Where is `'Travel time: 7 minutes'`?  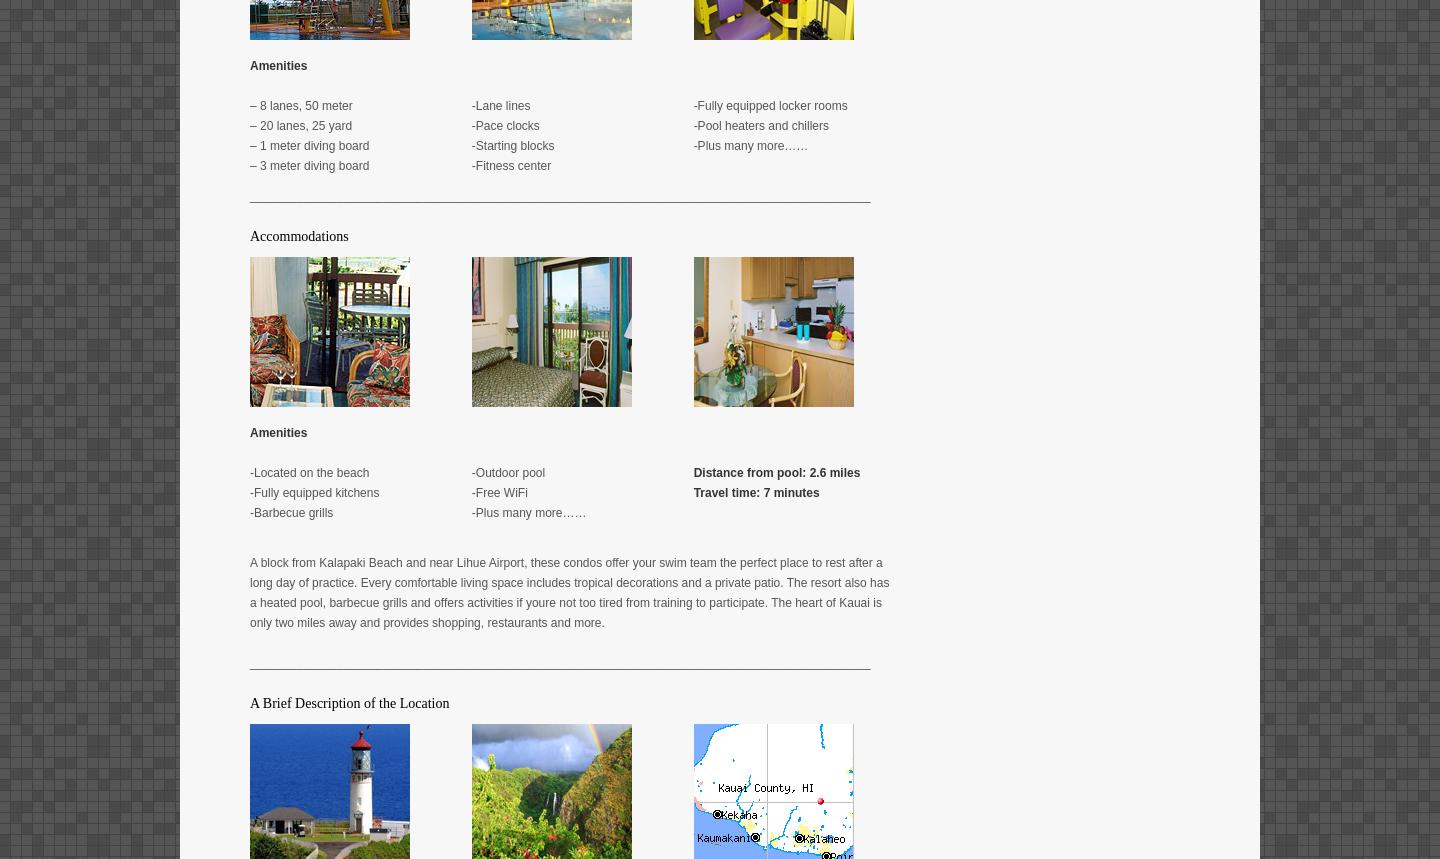
'Travel time: 7 minutes' is located at coordinates (693, 492).